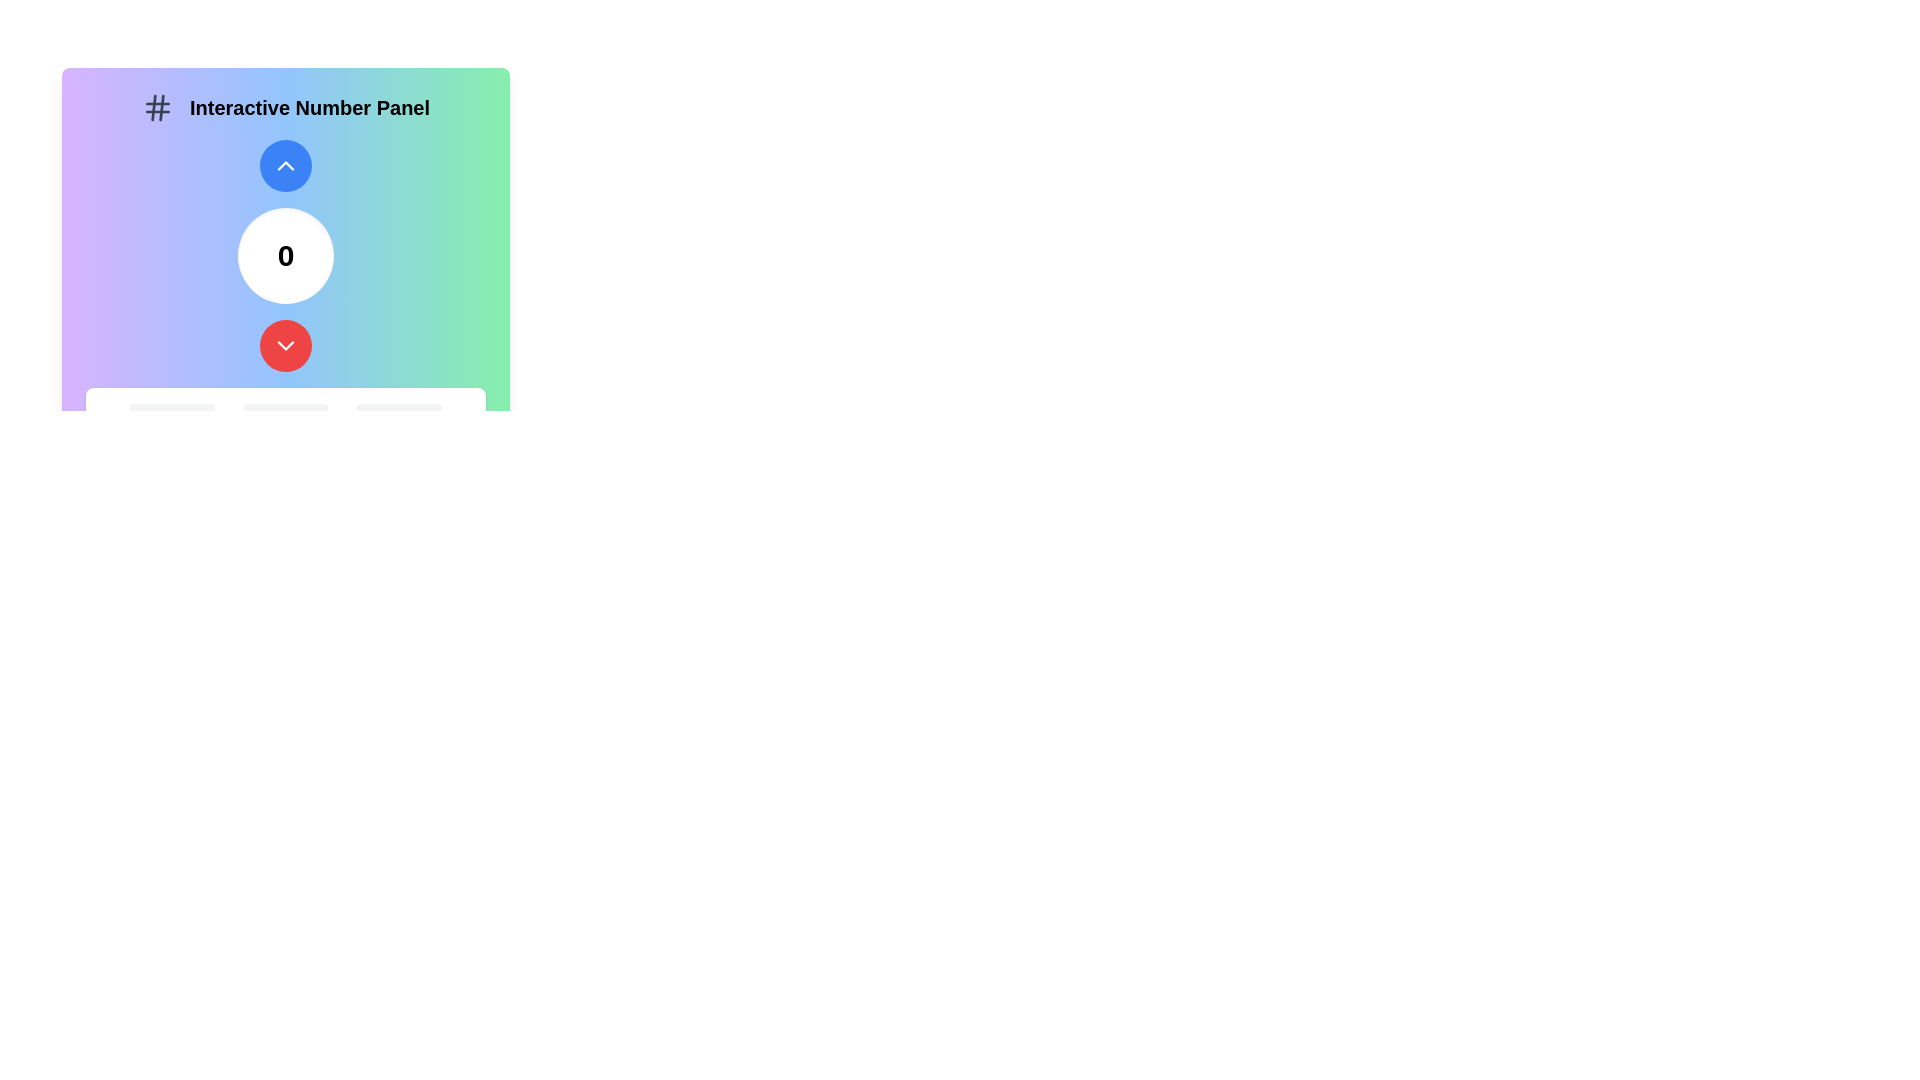 The height and width of the screenshot is (1080, 1920). What do you see at coordinates (285, 108) in the screenshot?
I see `the Label with Icon that displays 'Interactive Number Panel' featuring a gray hash symbol and bold black text, located near the top center of the interface` at bounding box center [285, 108].